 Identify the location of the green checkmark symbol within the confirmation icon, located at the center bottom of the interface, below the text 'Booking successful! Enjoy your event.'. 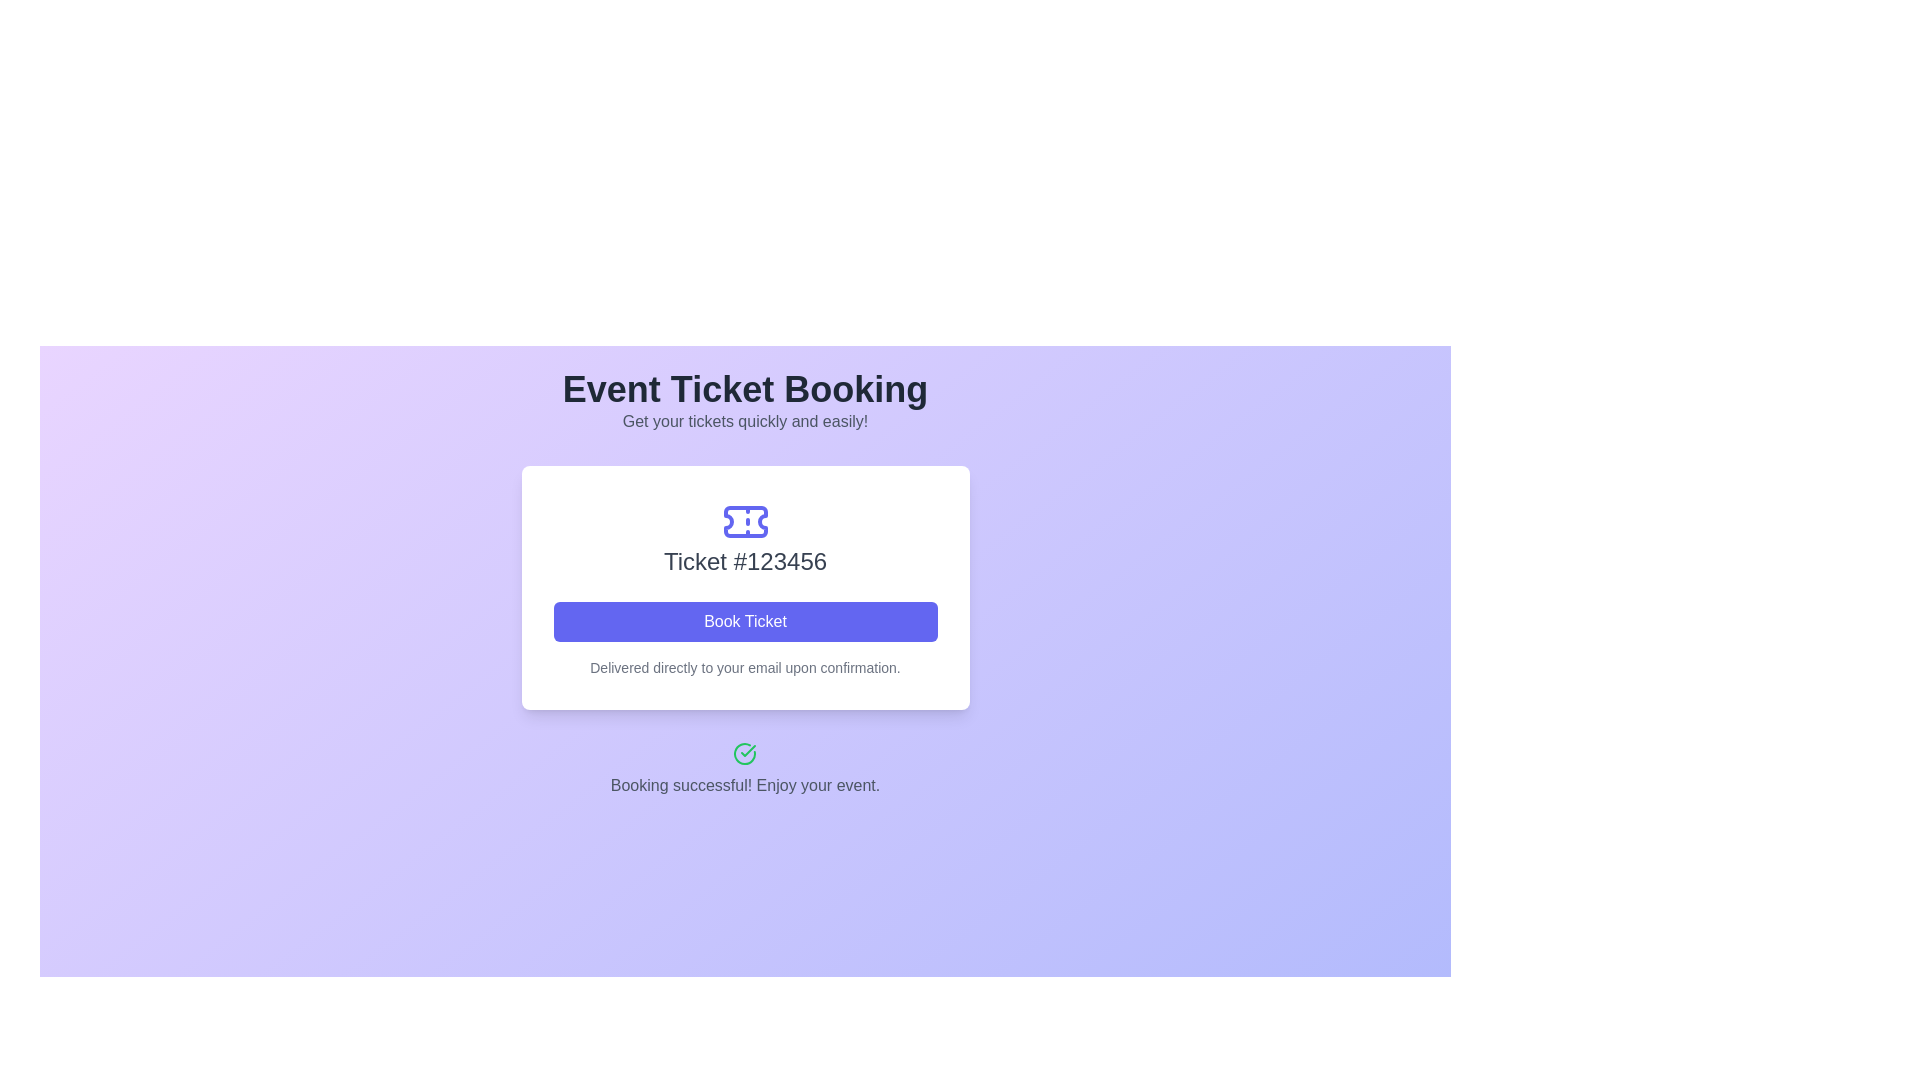
(744, 753).